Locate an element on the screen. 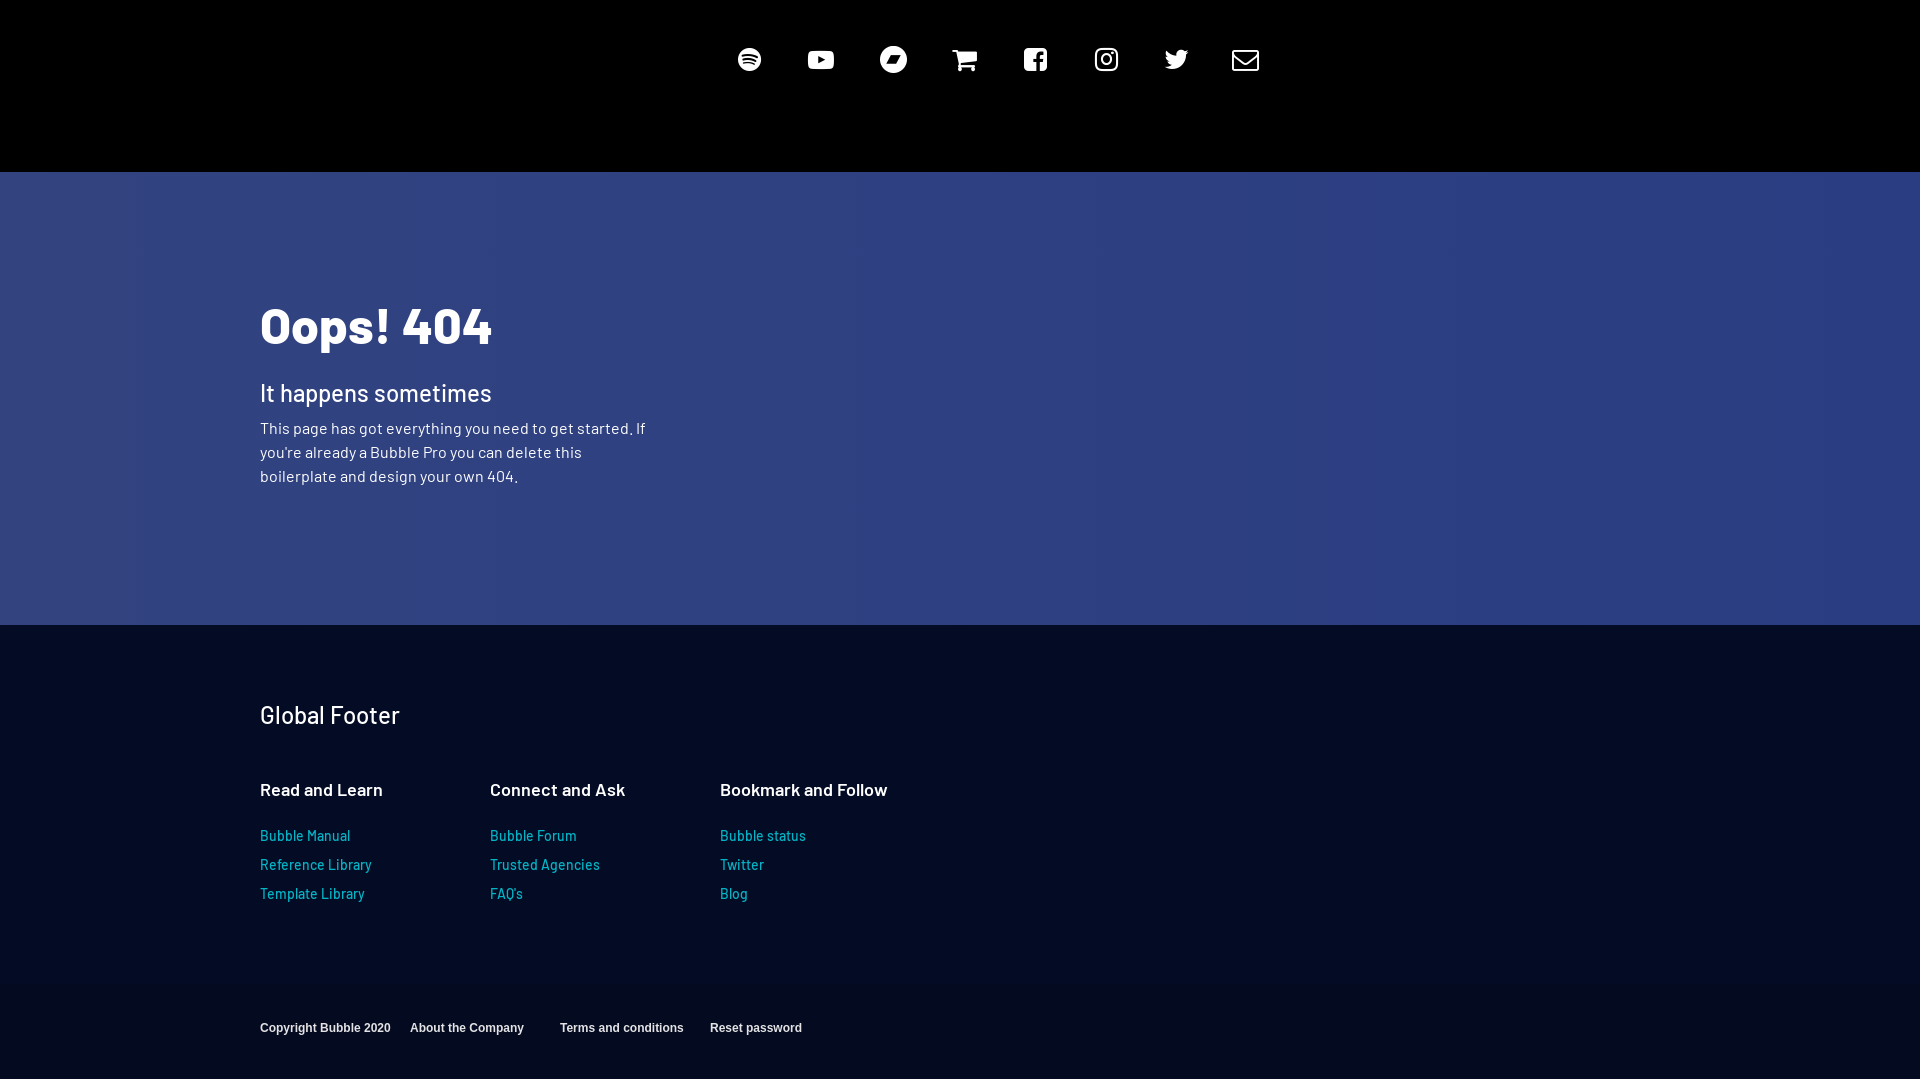 Image resolution: width=1920 pixels, height=1080 pixels. 'Bubble status' is located at coordinates (720, 843).